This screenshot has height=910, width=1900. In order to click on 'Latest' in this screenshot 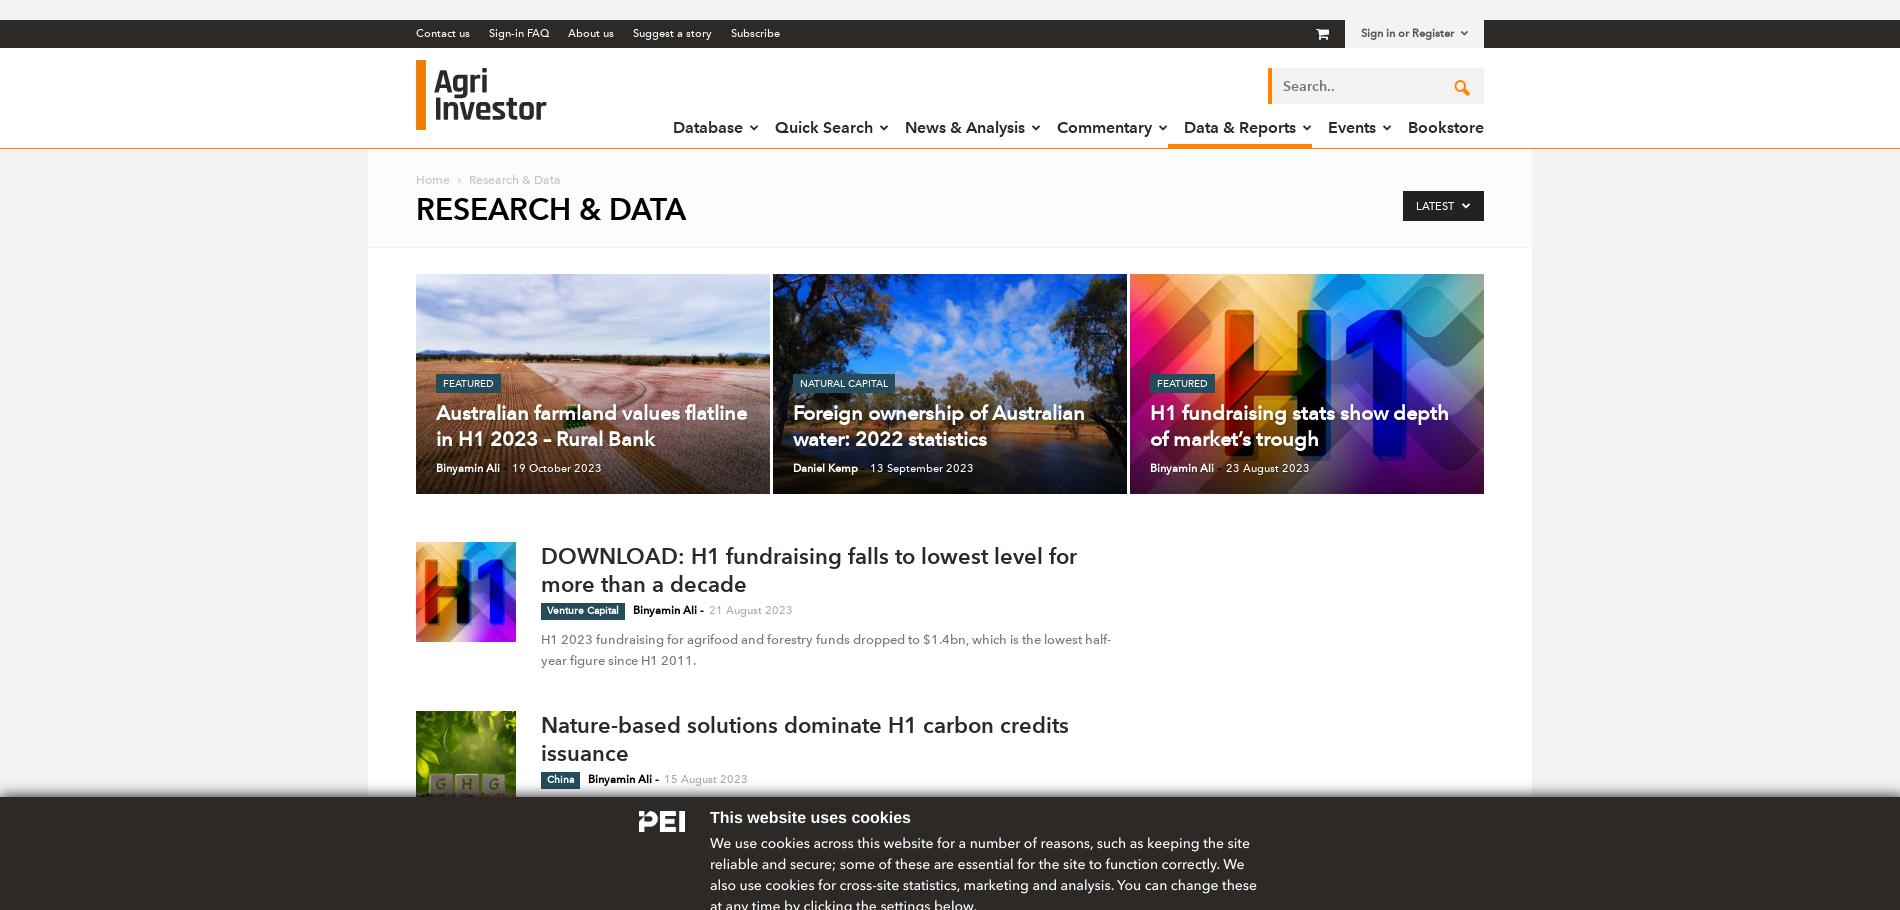, I will do `click(1436, 205)`.